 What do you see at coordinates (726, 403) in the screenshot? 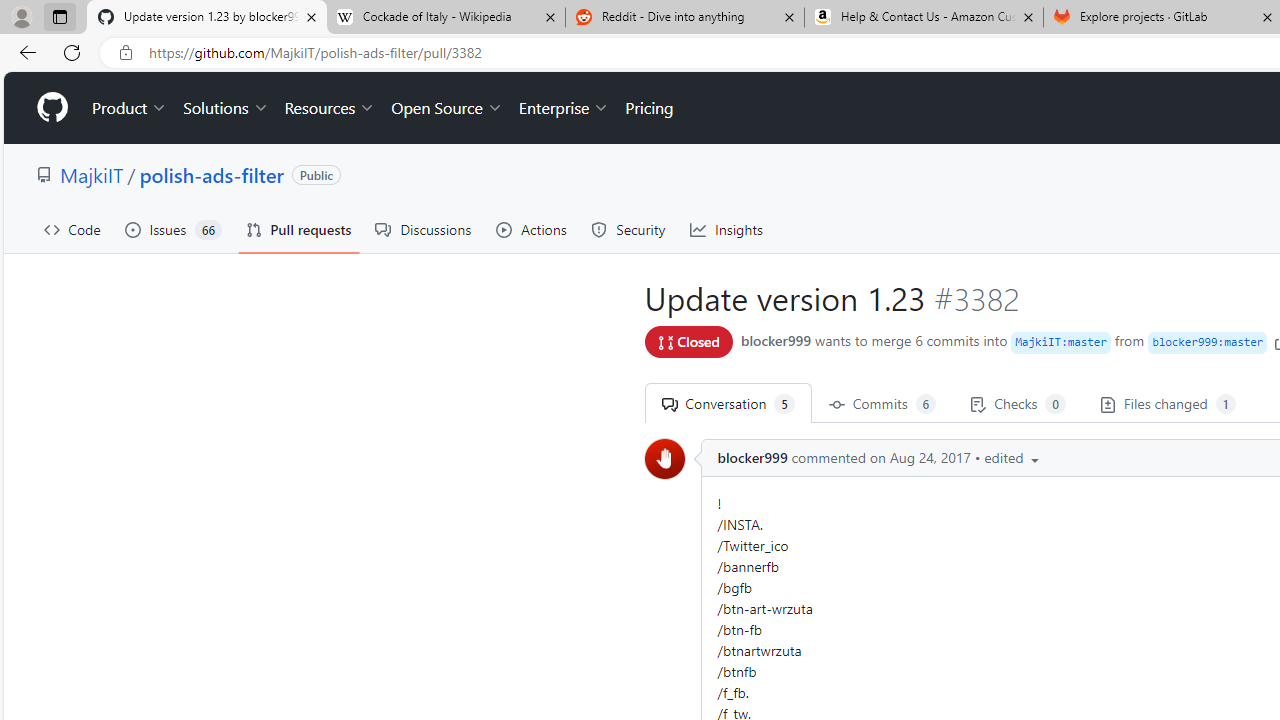
I see `' Conversation 5'` at bounding box center [726, 403].